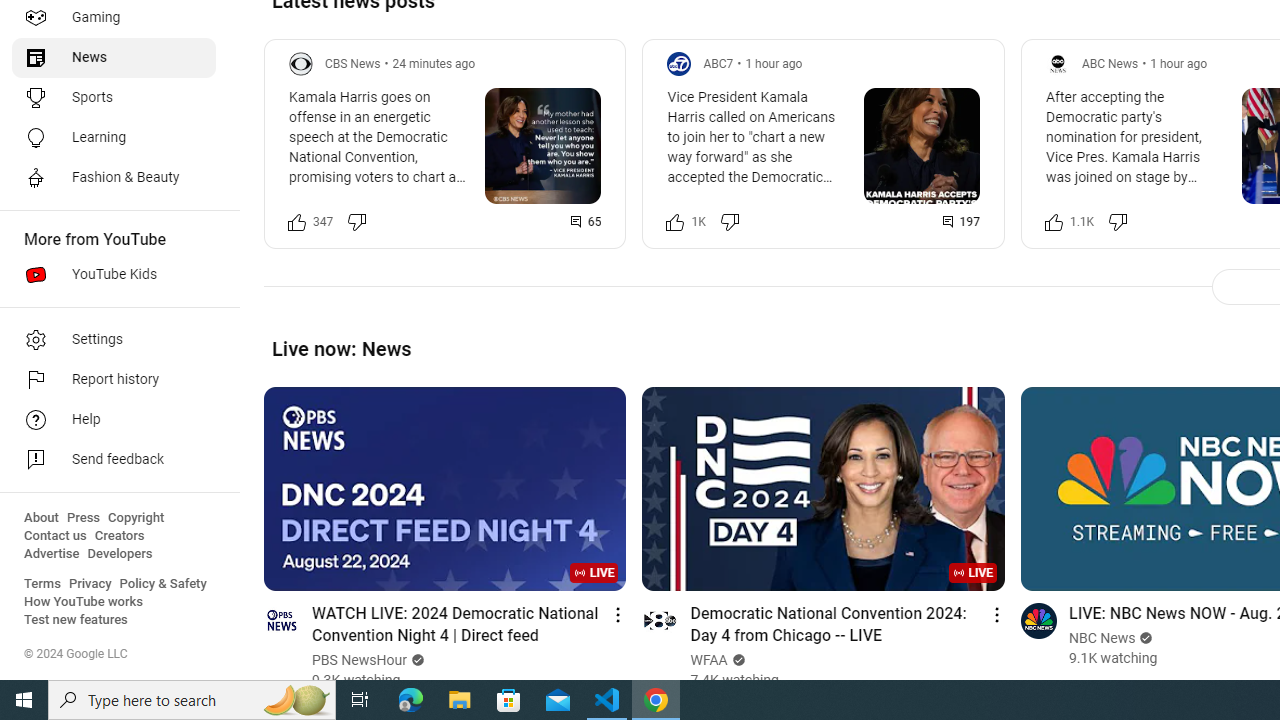 The image size is (1280, 720). What do you see at coordinates (1038, 619) in the screenshot?
I see `'Go to channel'` at bounding box center [1038, 619].